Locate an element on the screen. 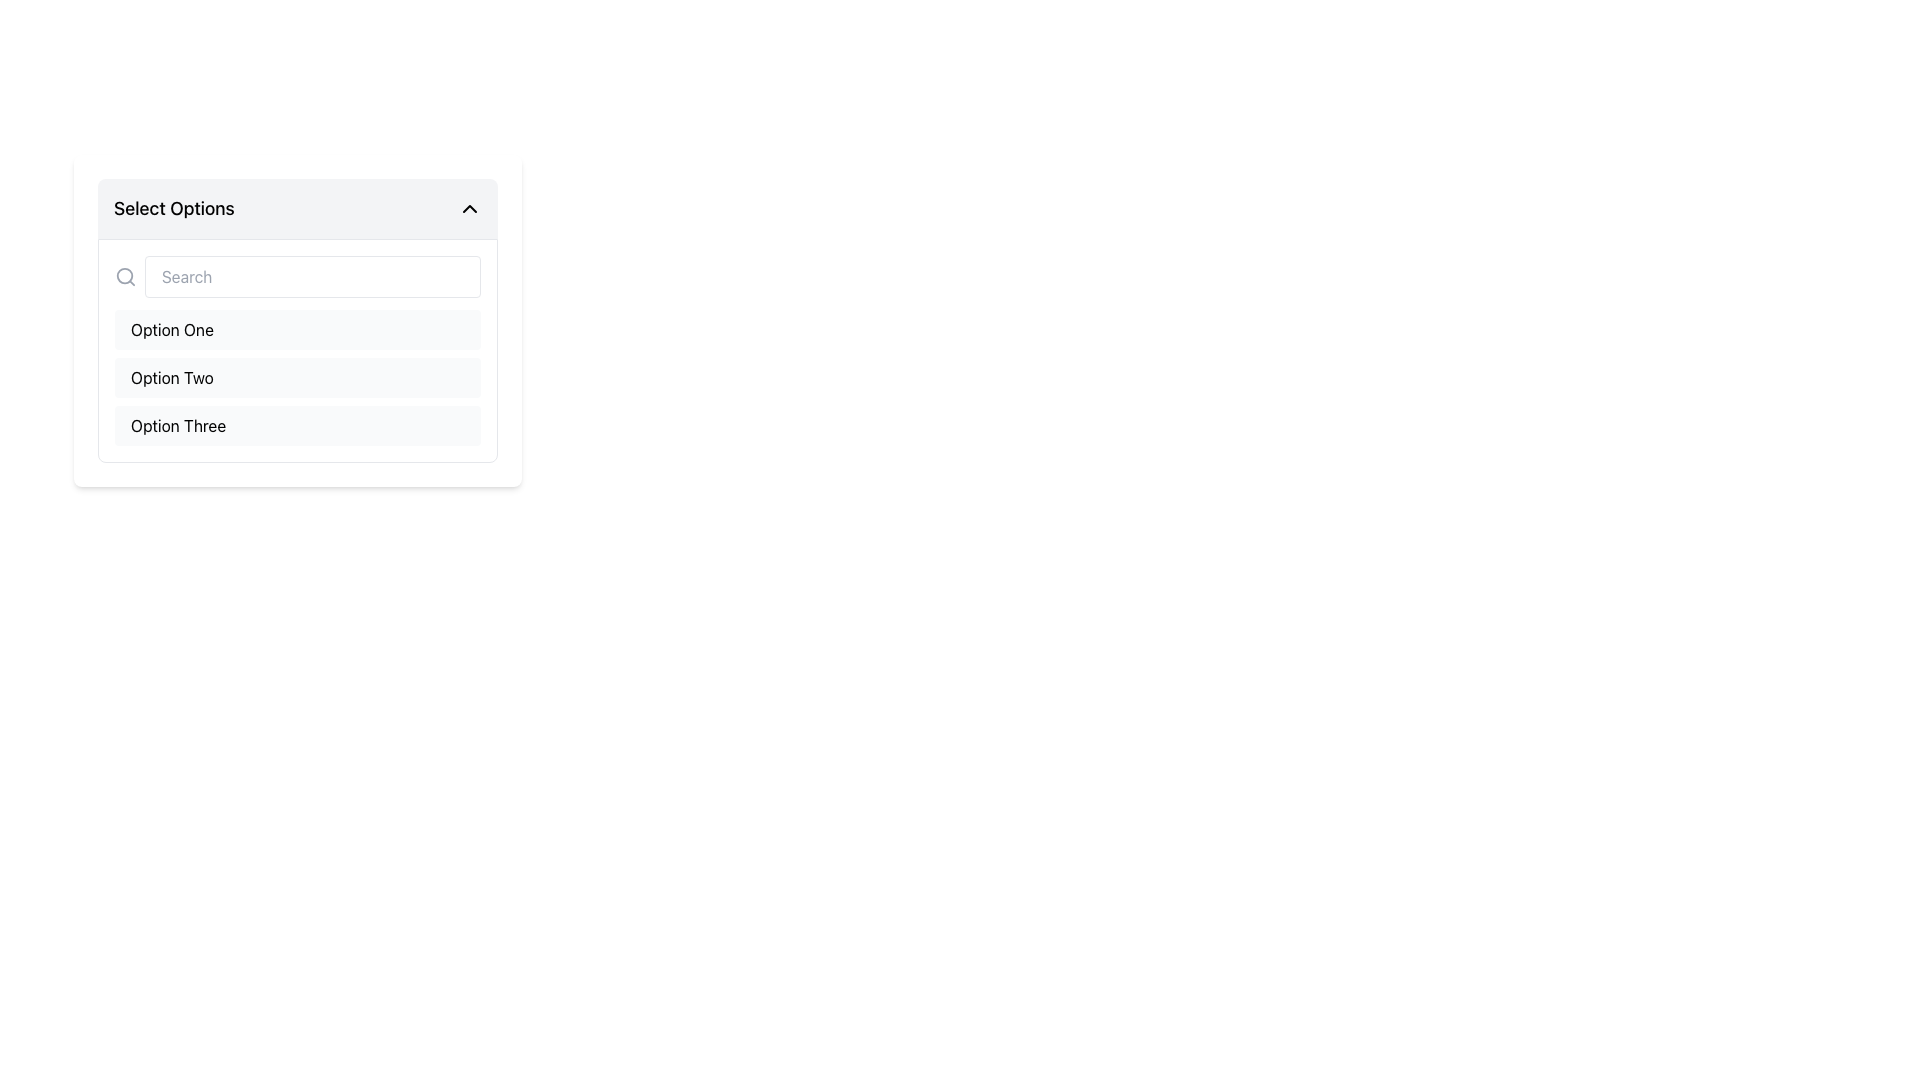 This screenshot has width=1920, height=1080. the List Item labeled 'Option One', which is the first item in the dropdown menu located under the search bar is located at coordinates (296, 329).